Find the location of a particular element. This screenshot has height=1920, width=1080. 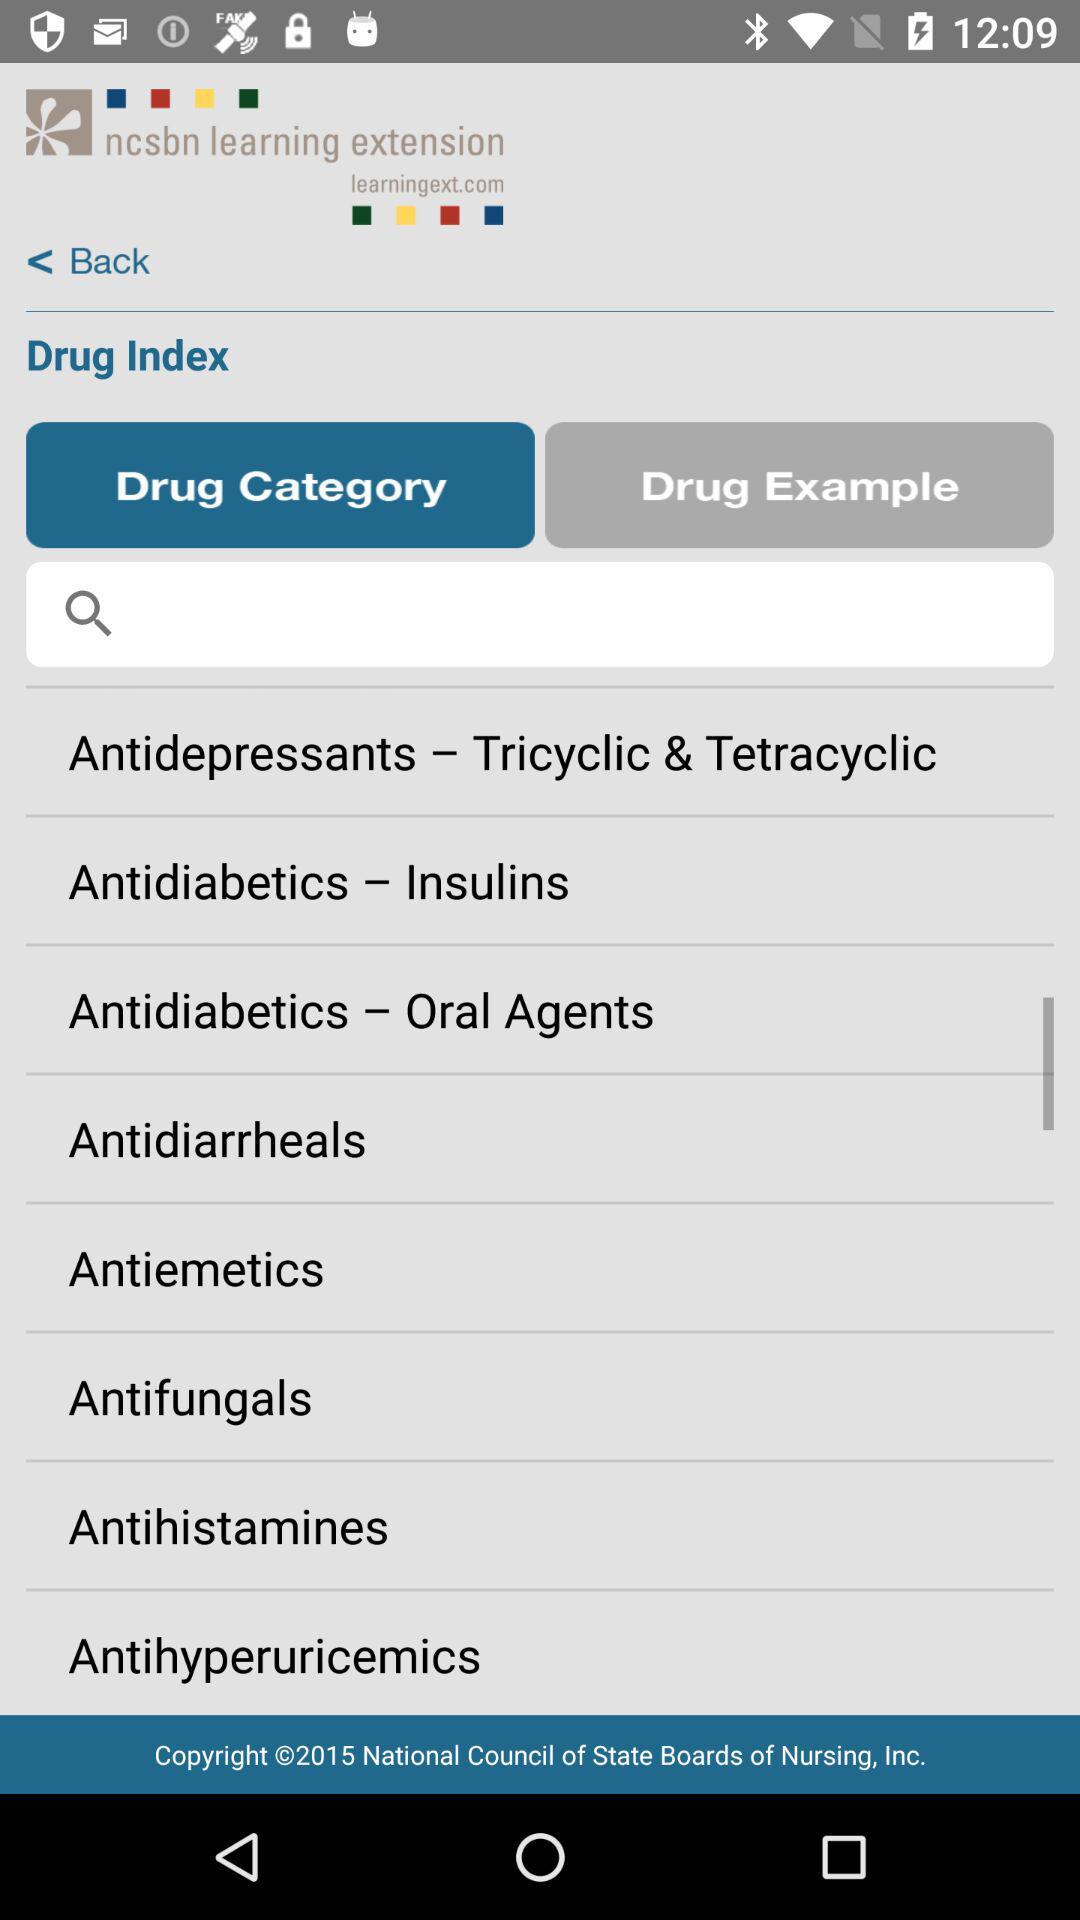

icon below the antihistamines is located at coordinates (540, 1646).